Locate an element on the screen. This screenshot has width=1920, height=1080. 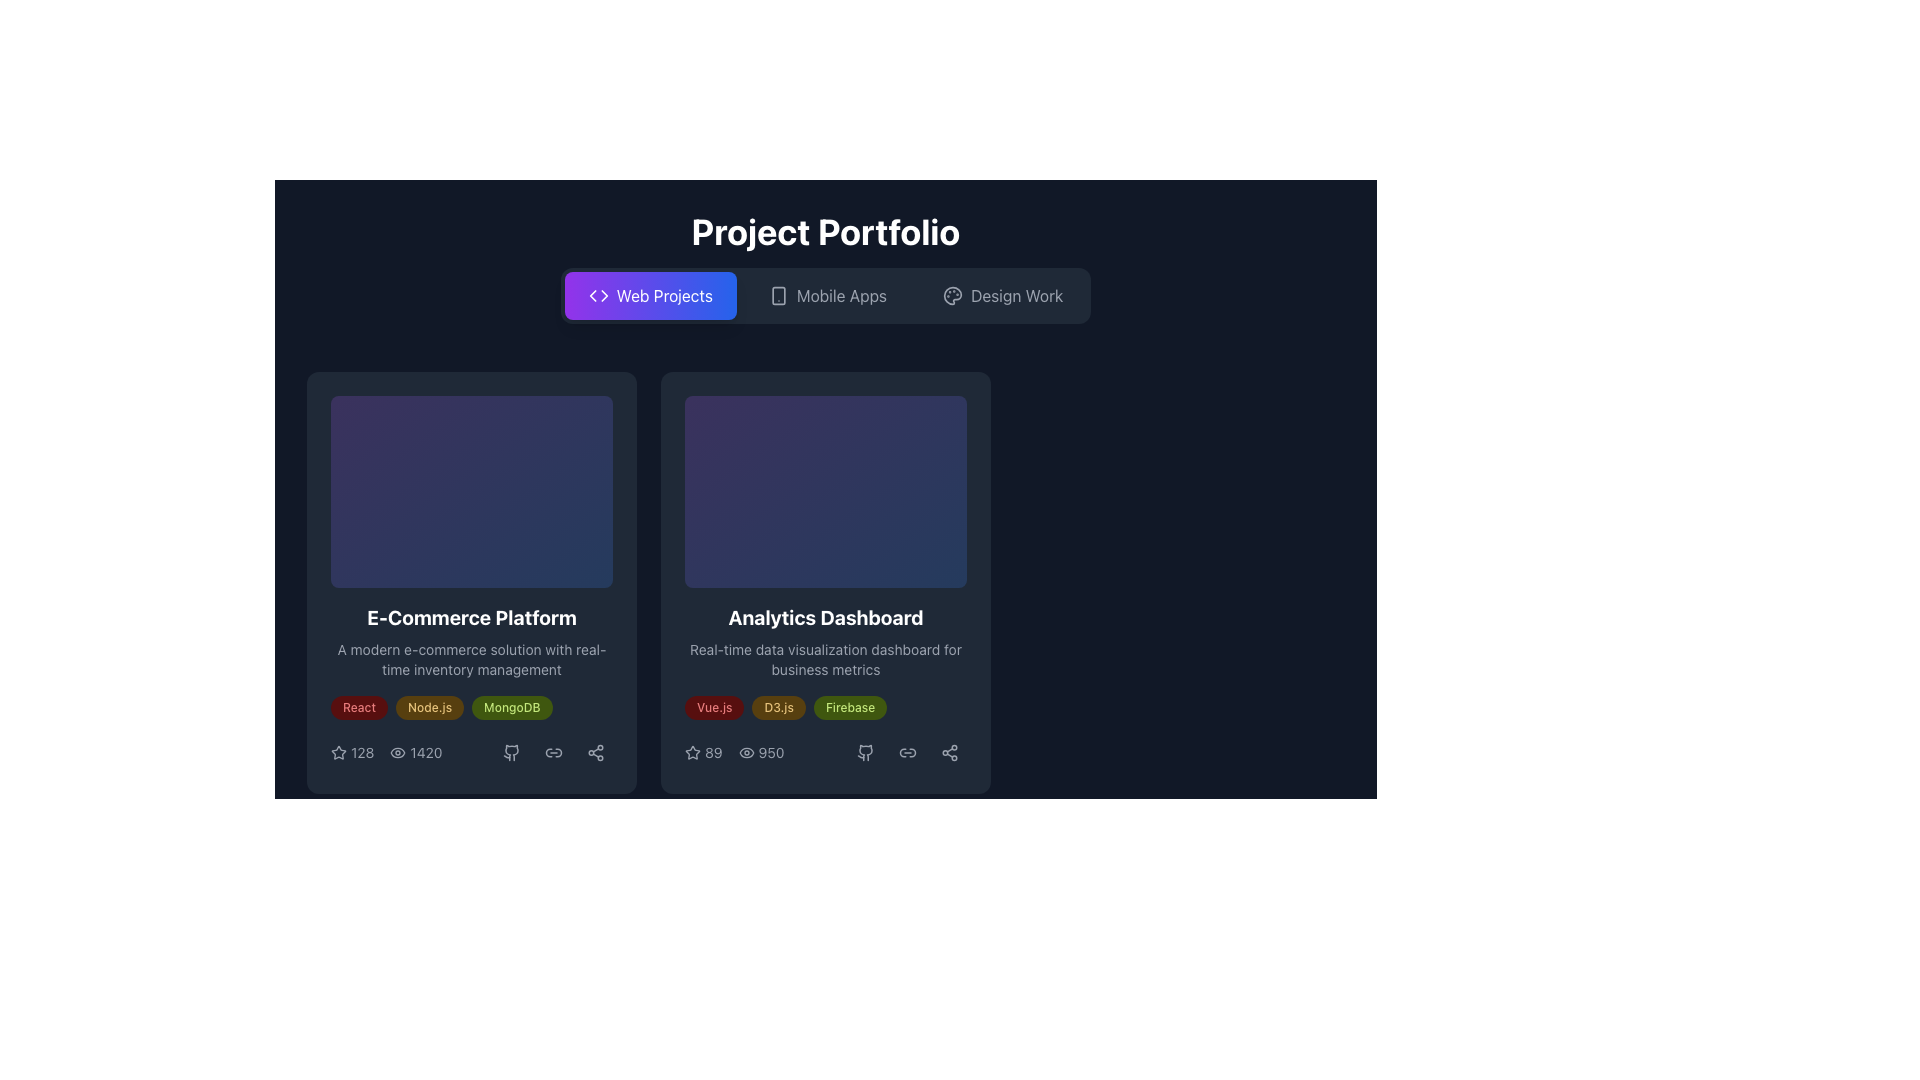
the graphical eye icon button associated with the view count in the right section of the second card on the 'Analytics Dashboard.' is located at coordinates (745, 752).